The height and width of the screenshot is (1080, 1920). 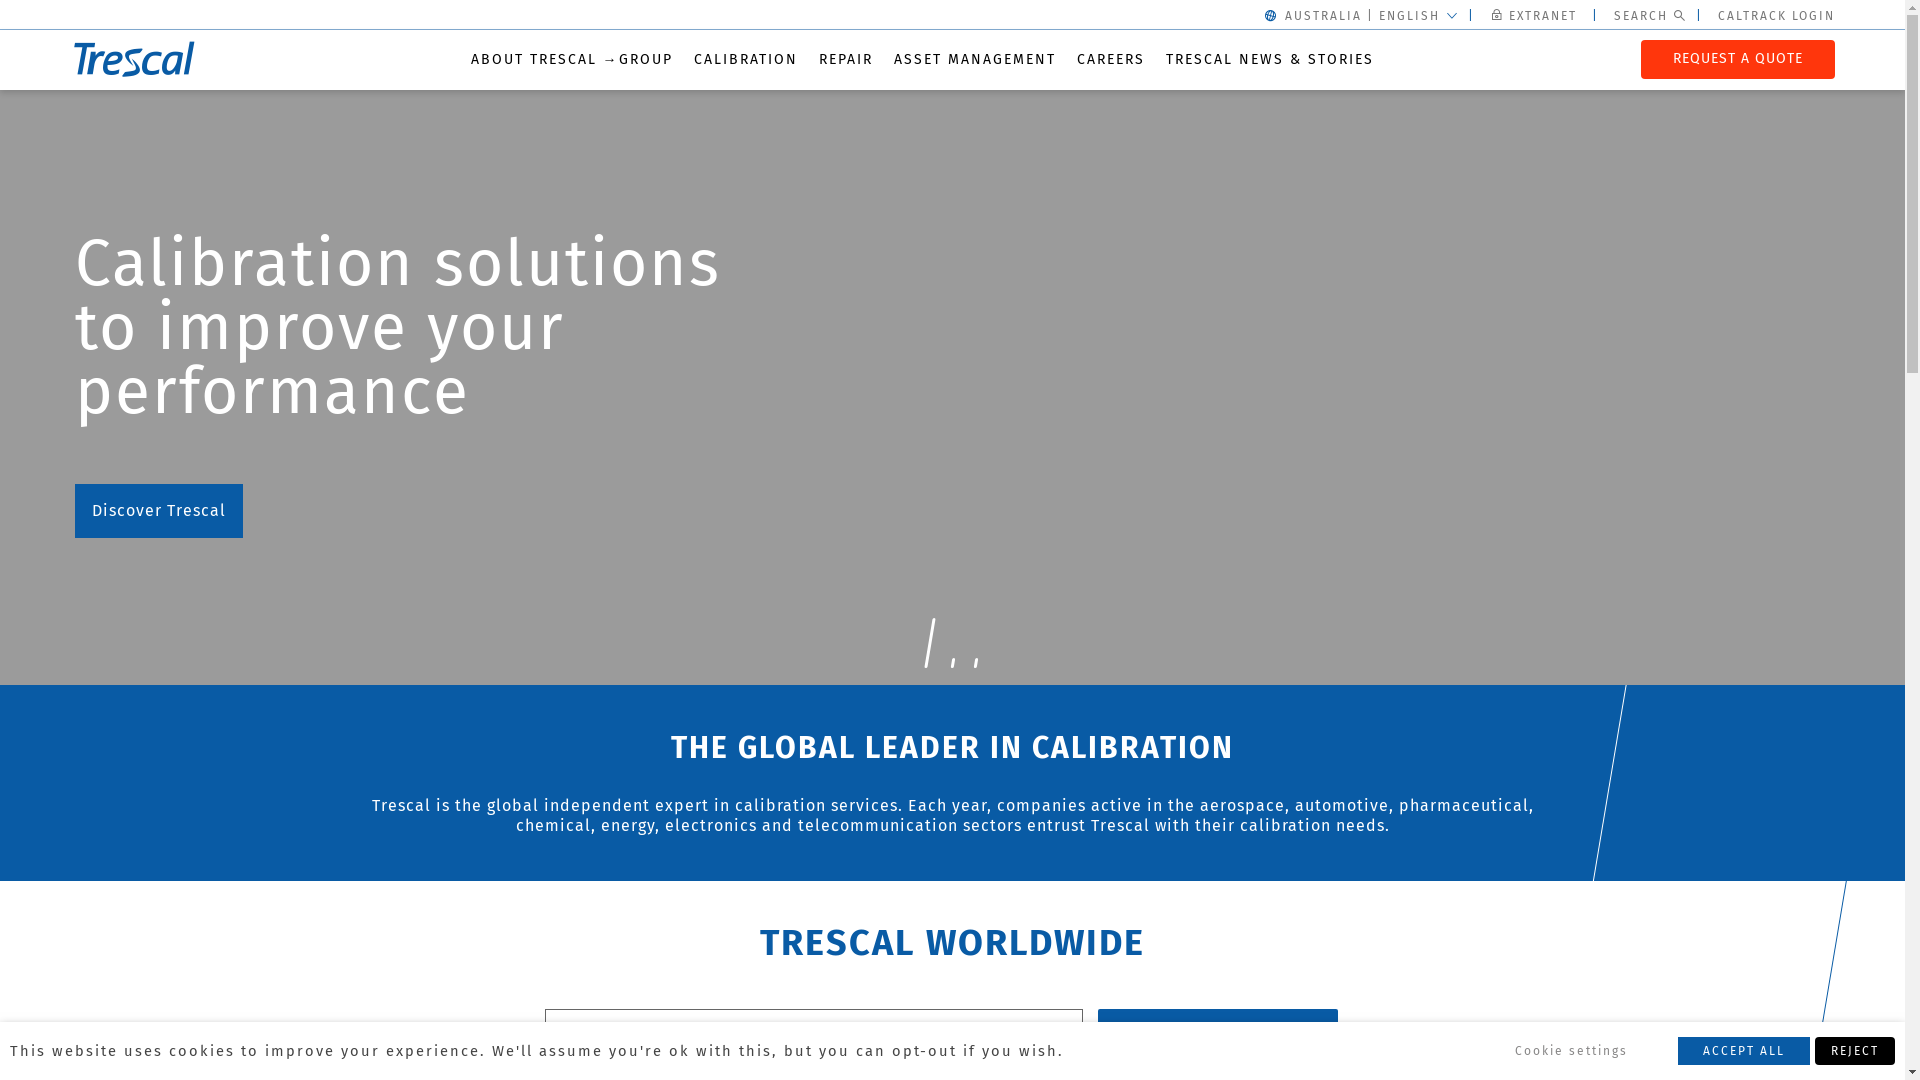 What do you see at coordinates (1108, 58) in the screenshot?
I see `'CAREERS'` at bounding box center [1108, 58].